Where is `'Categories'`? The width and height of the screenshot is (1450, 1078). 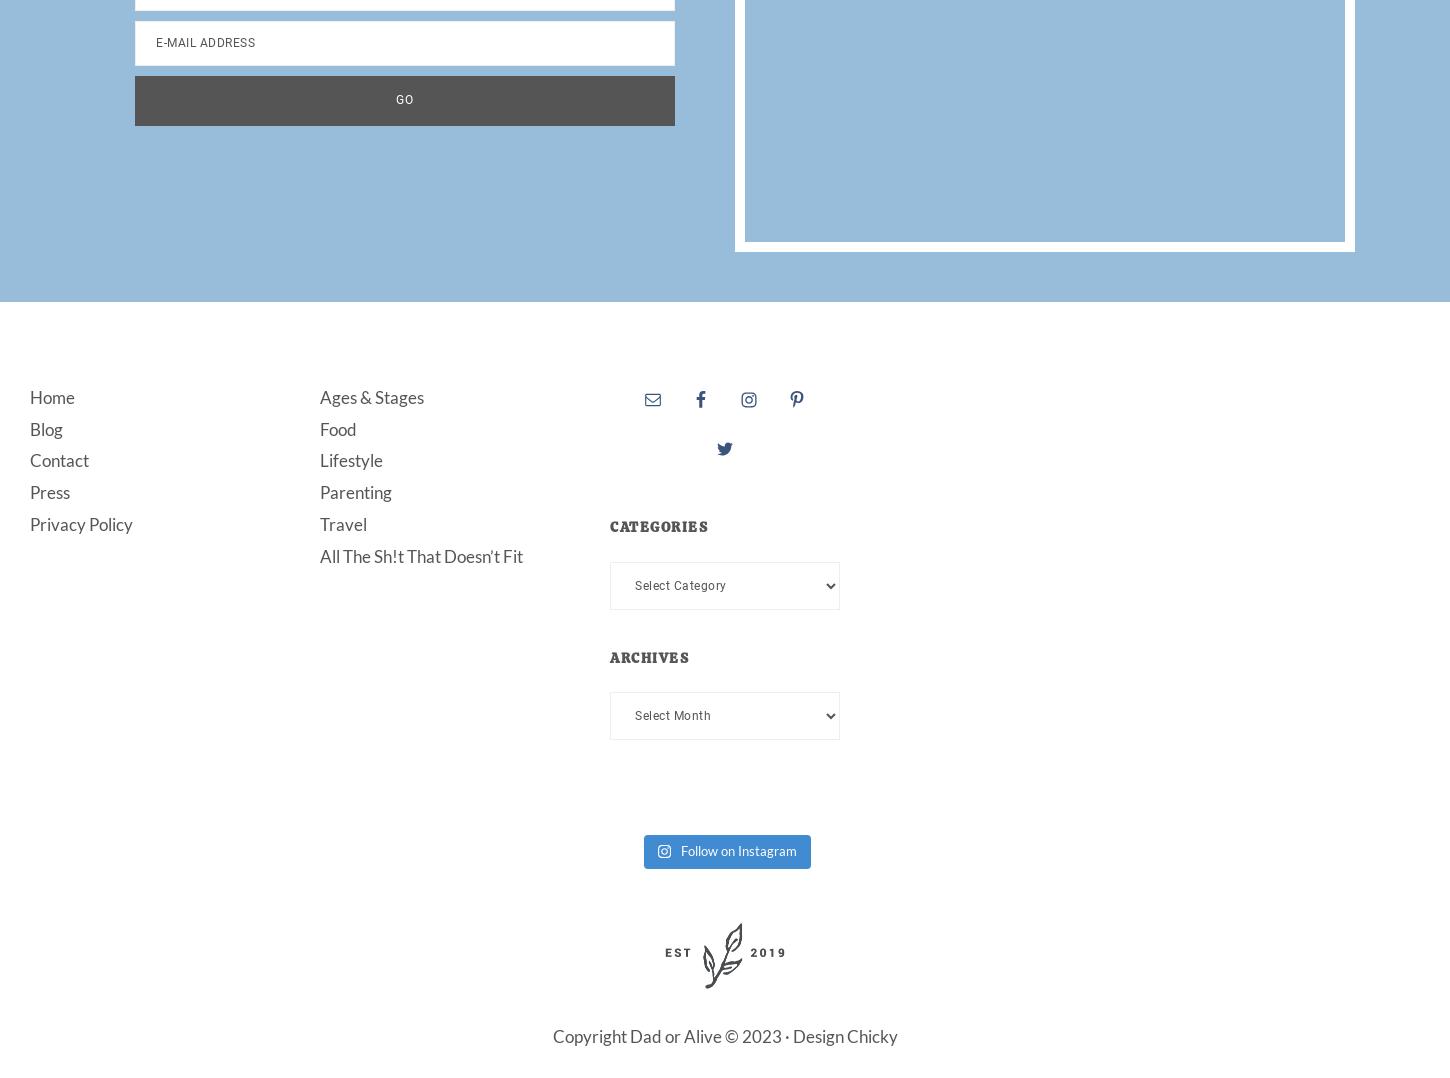
'Categories' is located at coordinates (658, 527).